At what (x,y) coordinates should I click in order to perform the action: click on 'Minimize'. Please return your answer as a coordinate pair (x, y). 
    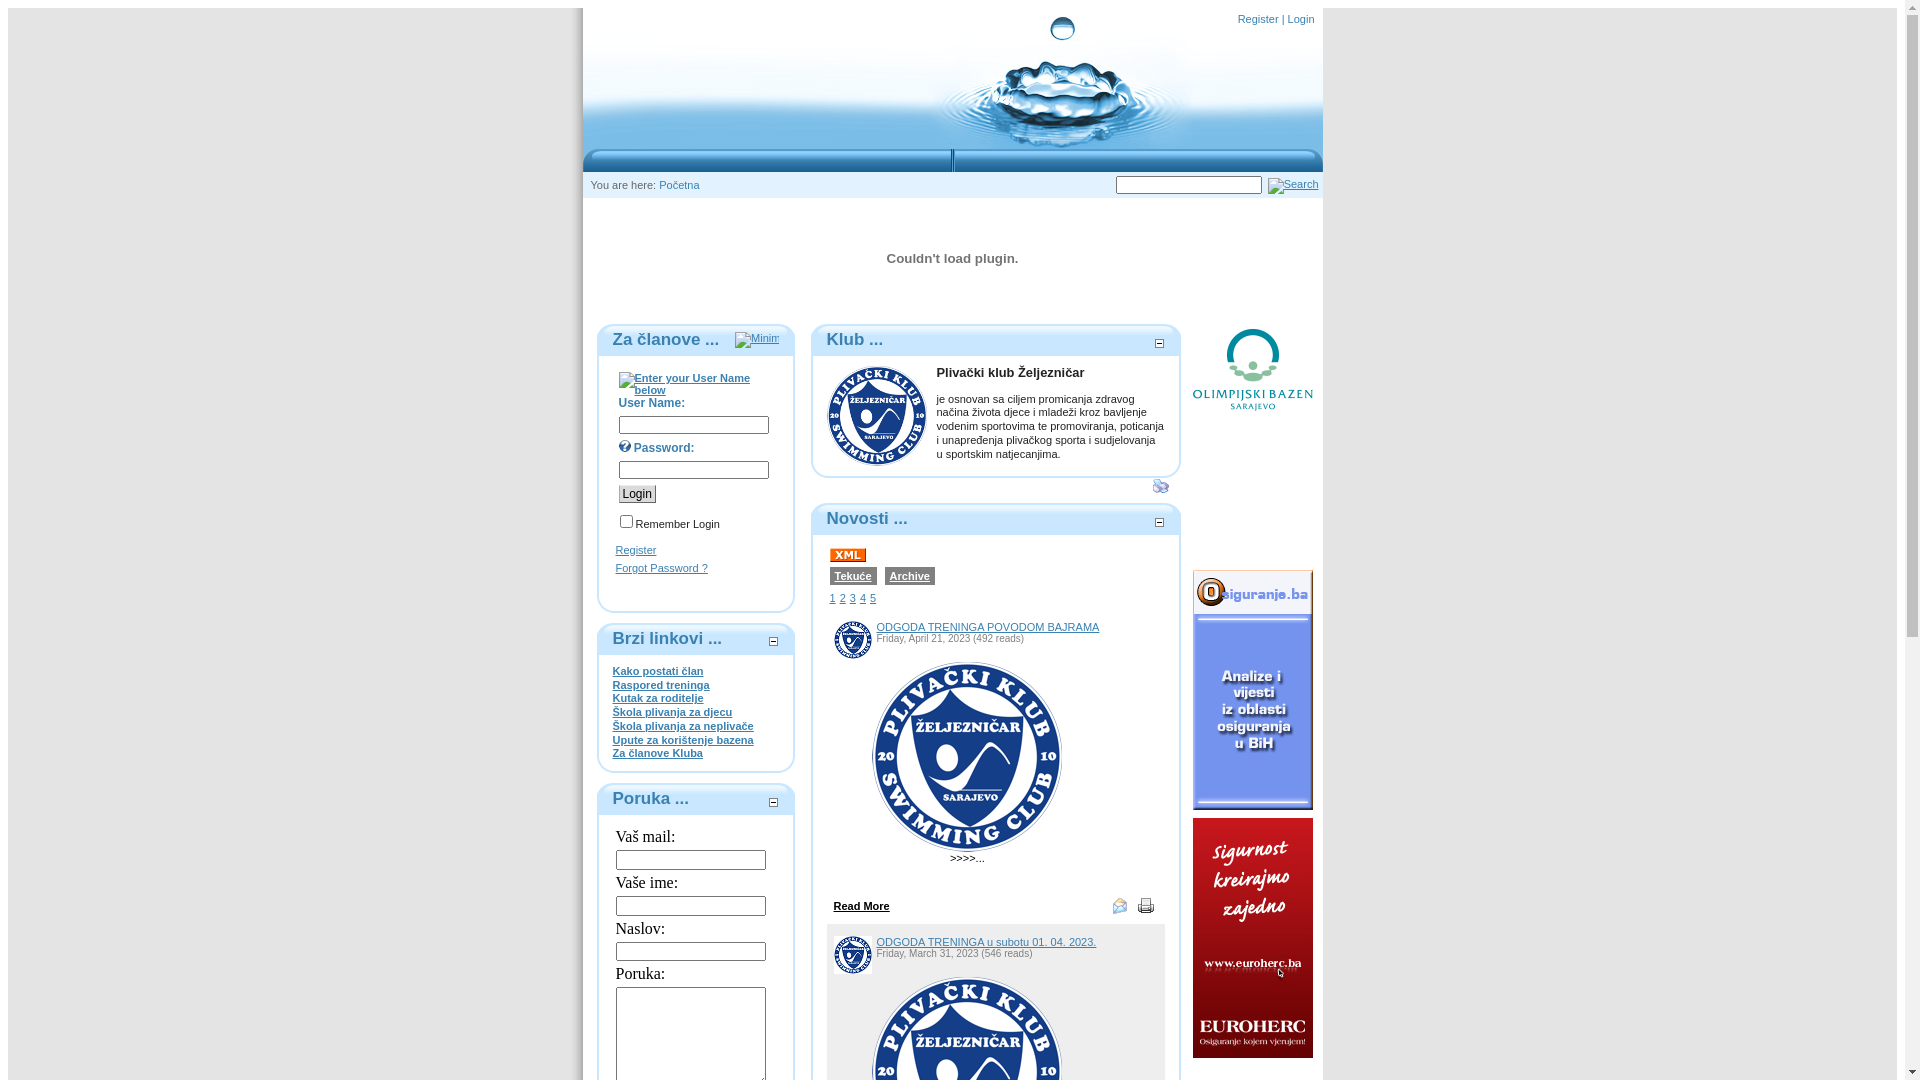
    Looking at the image, I should click on (771, 638).